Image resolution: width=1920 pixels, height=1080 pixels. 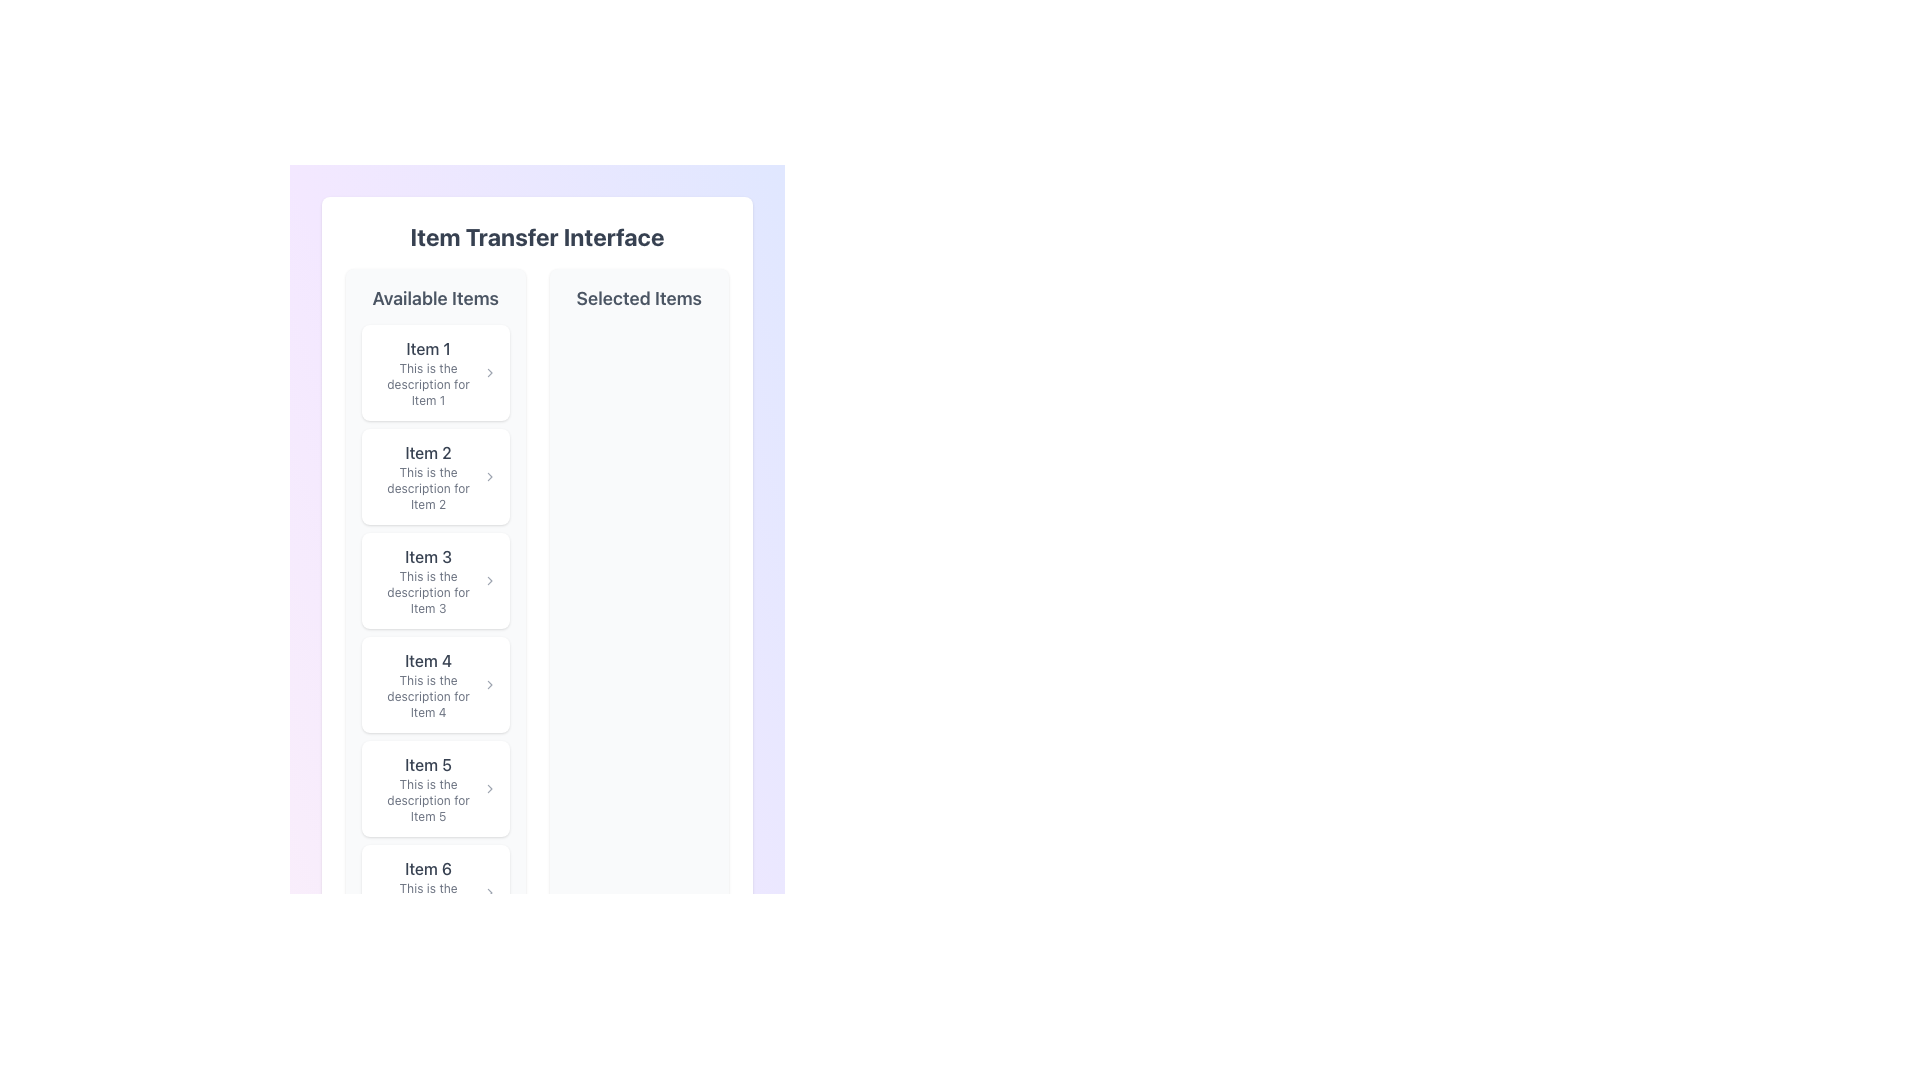 I want to click on the non-interactive Text Label that displays descriptive information related to Item 4, positioned beneath the title 'Item 4', so click(x=427, y=696).